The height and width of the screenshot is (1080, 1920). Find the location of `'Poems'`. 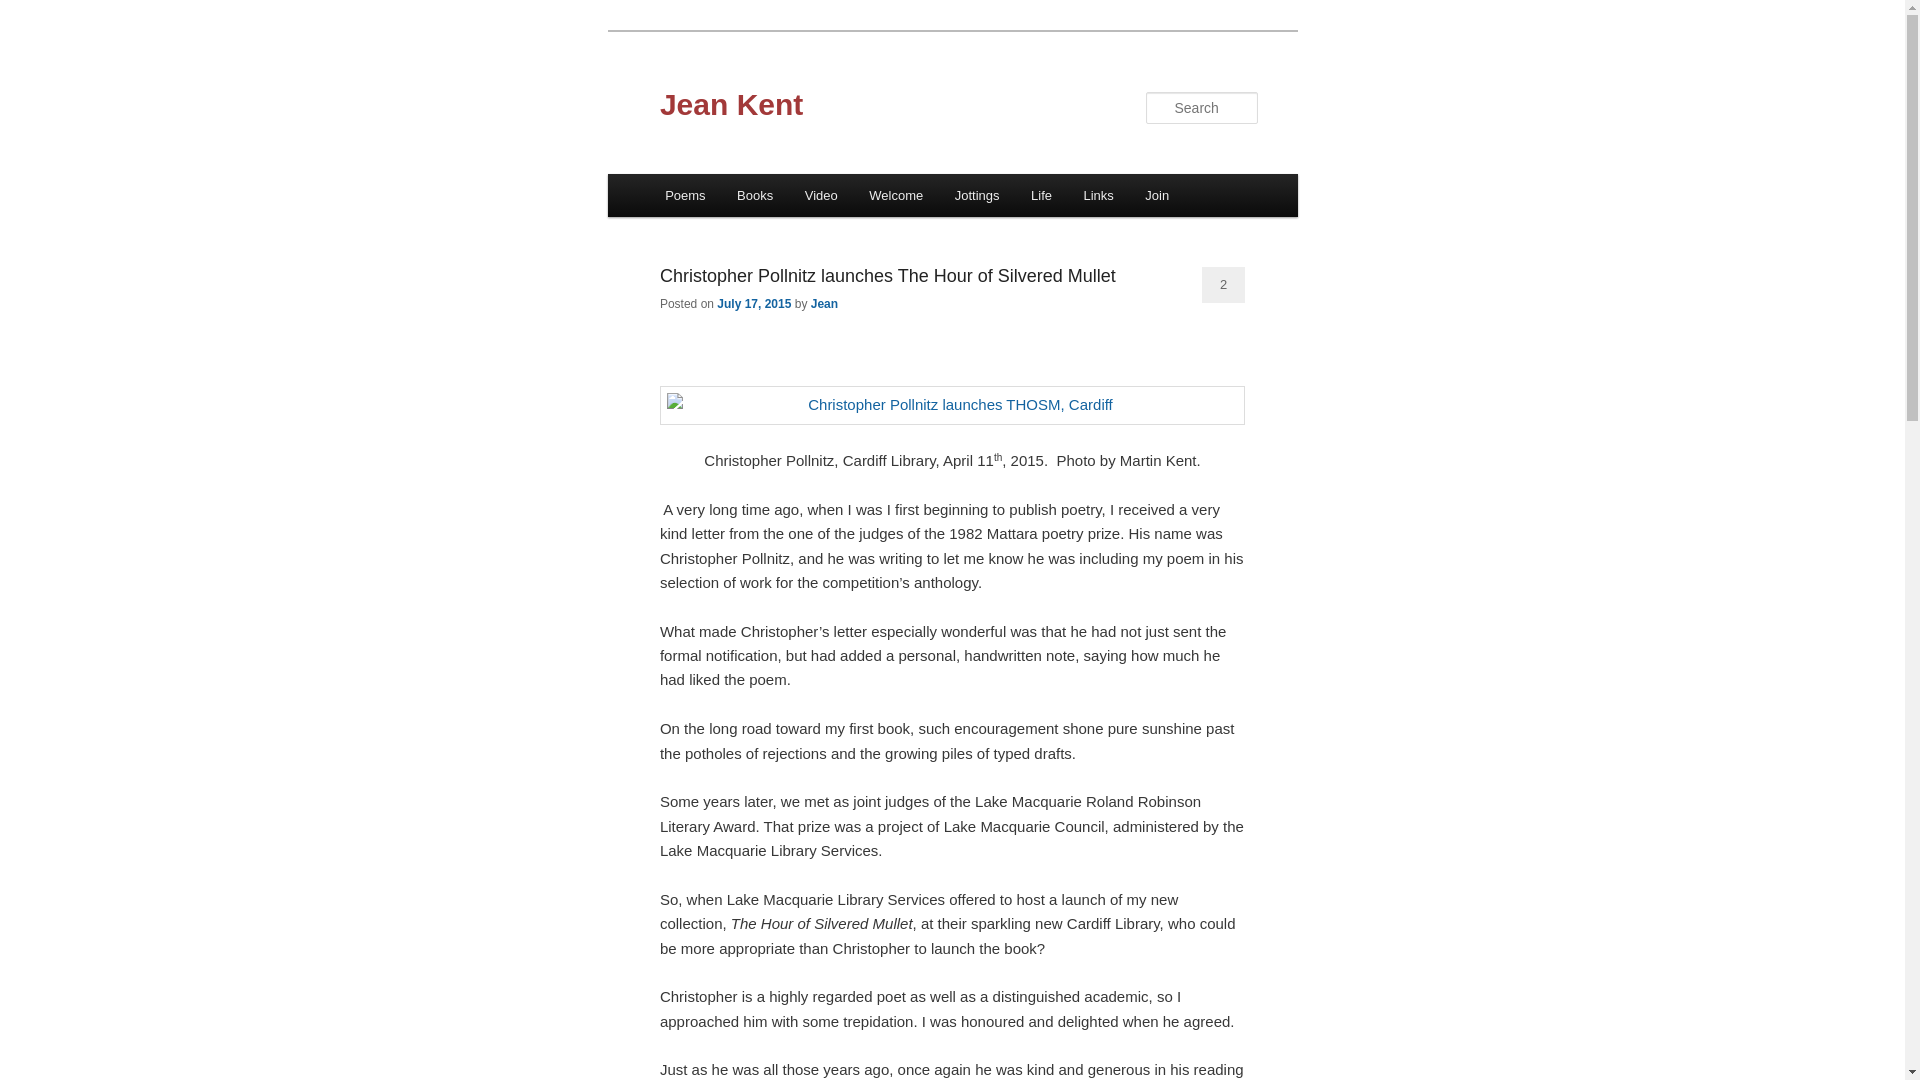

'Poems' is located at coordinates (685, 195).